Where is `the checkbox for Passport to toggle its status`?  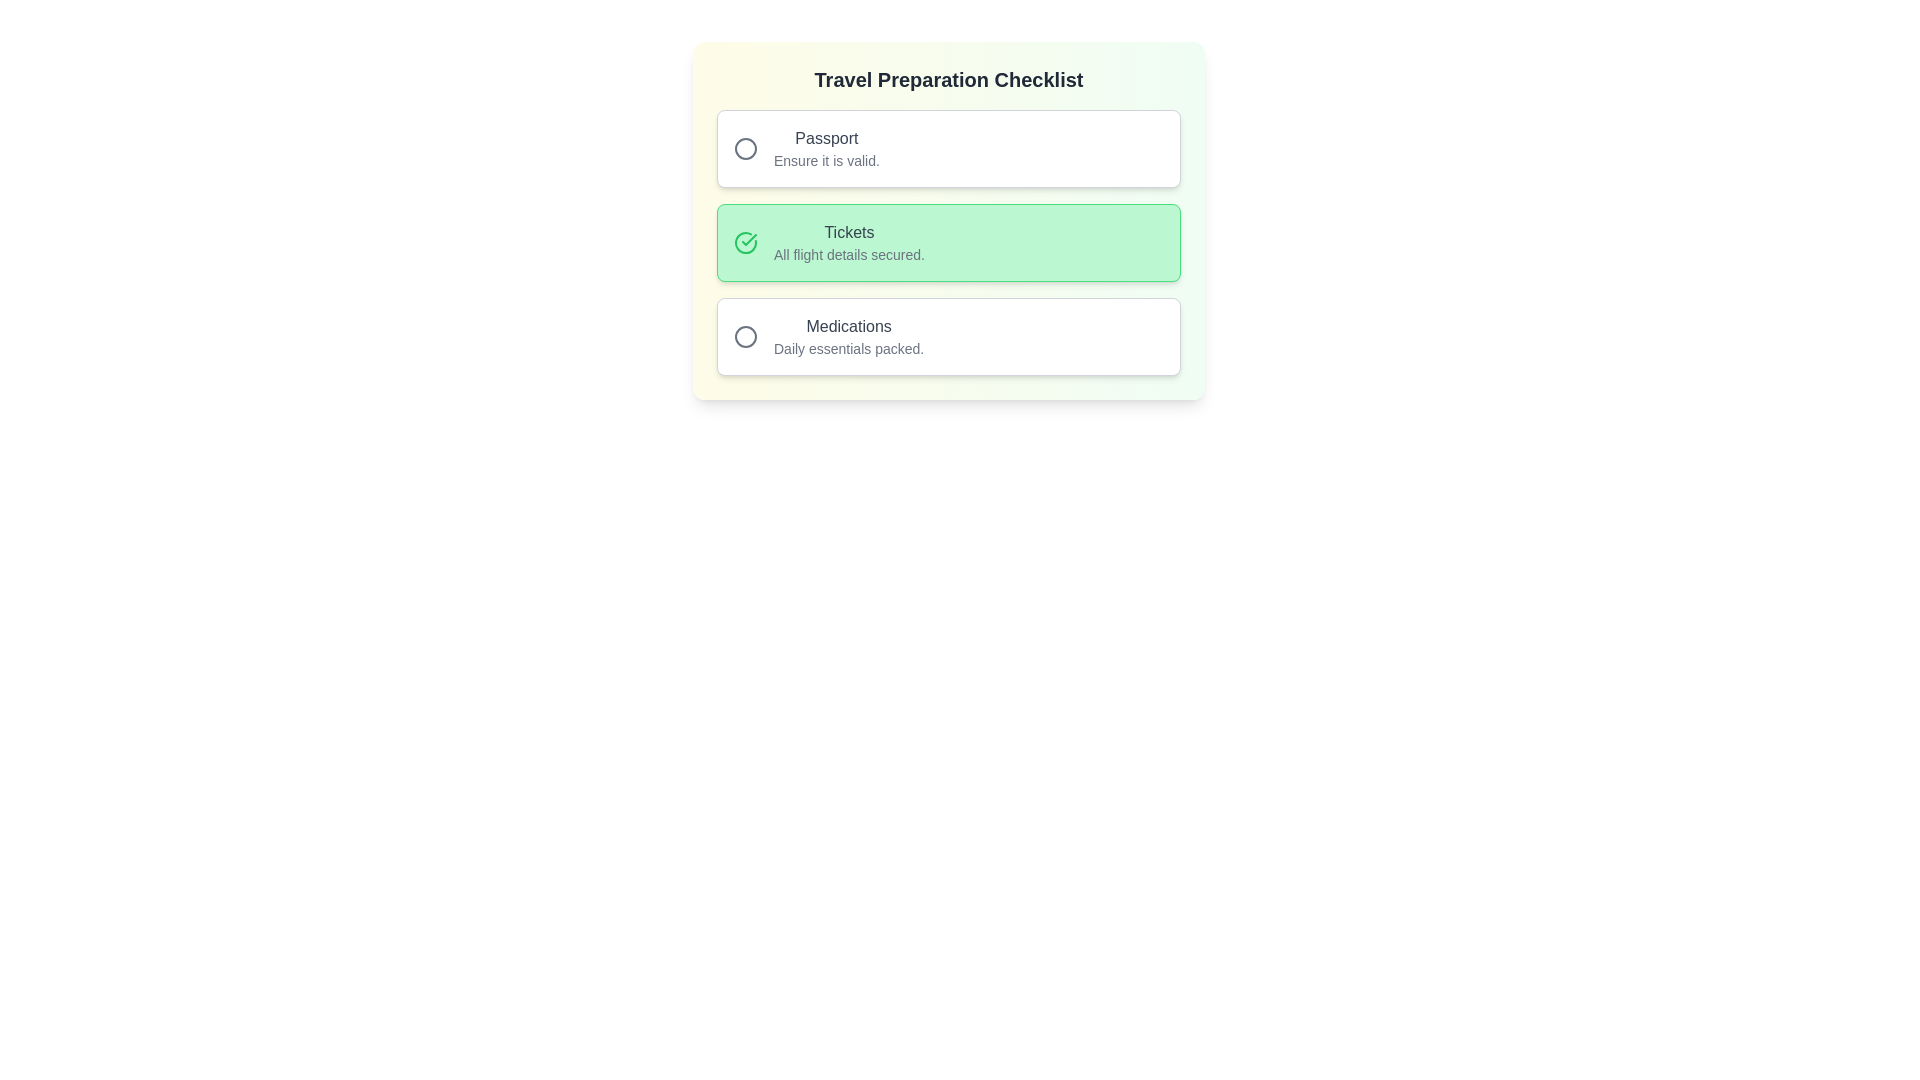
the checkbox for Passport to toggle its status is located at coordinates (948, 148).